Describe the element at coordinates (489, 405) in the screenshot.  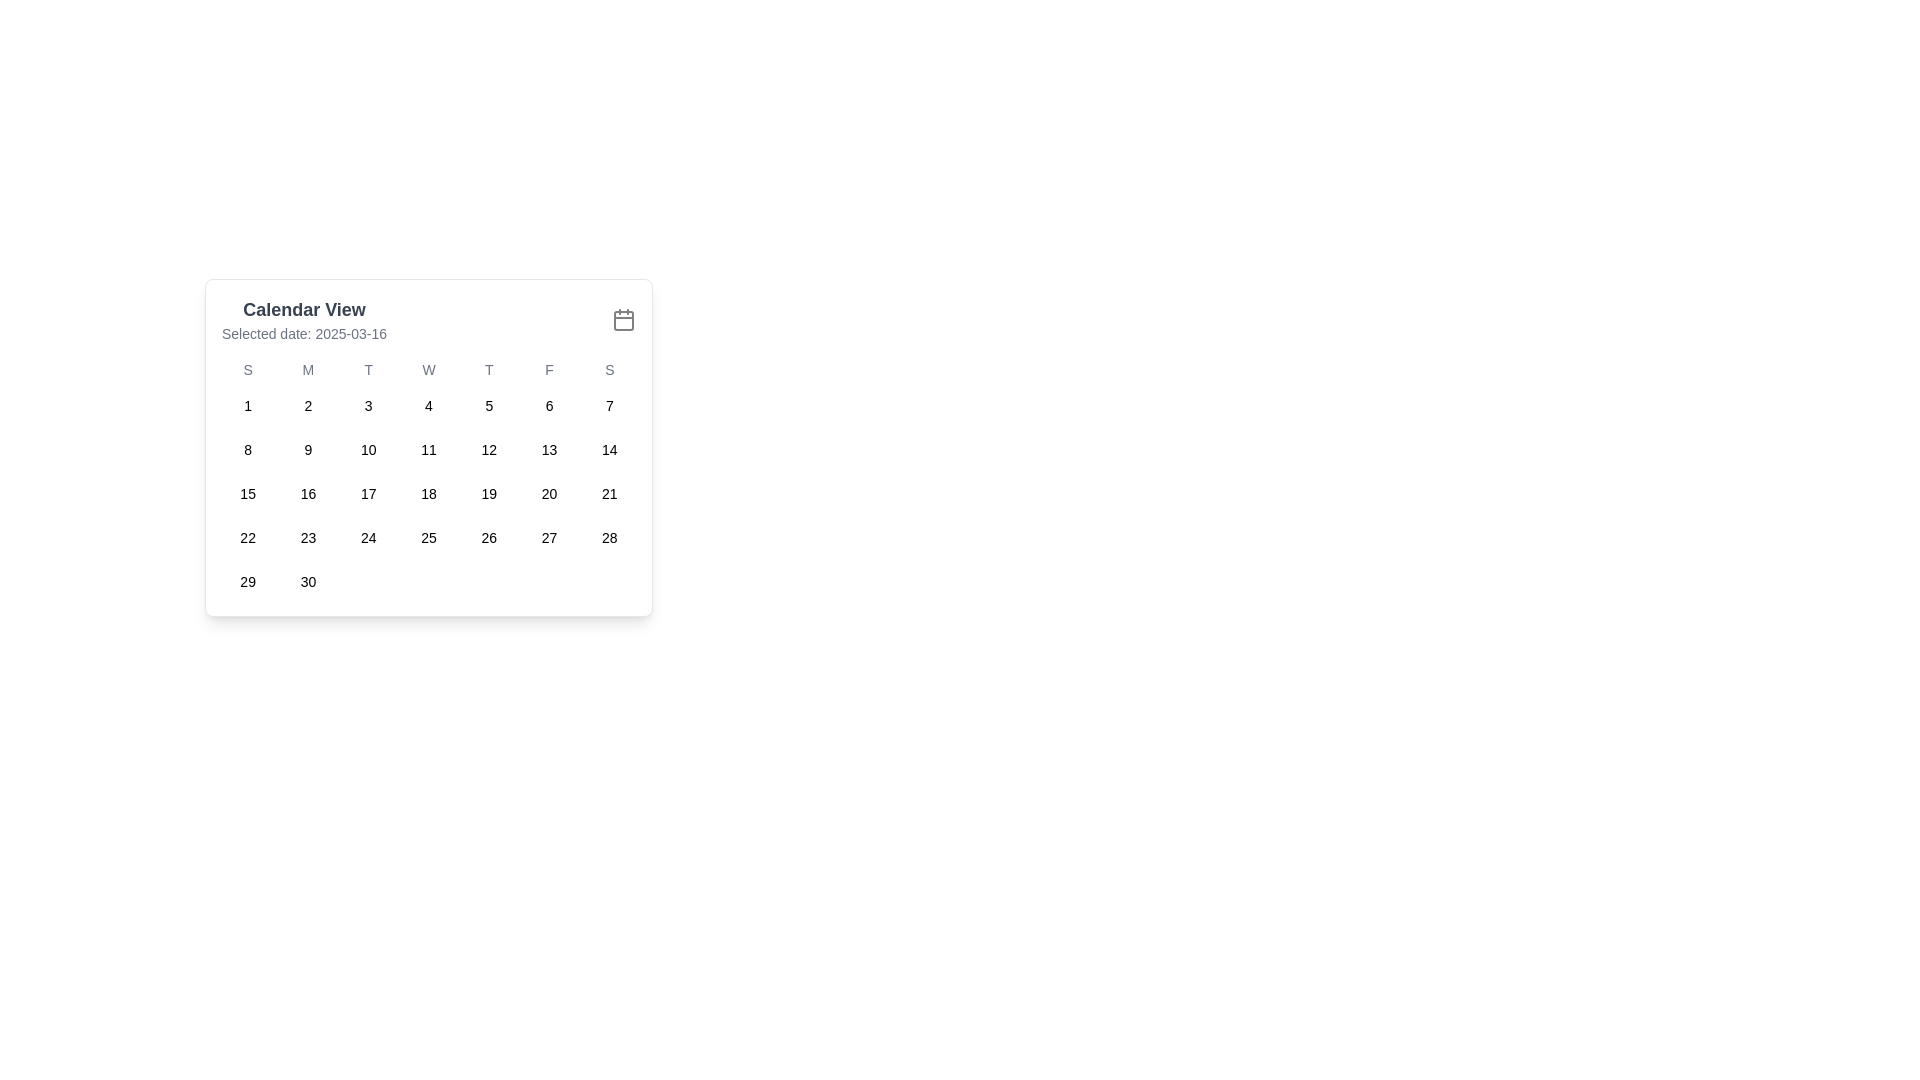
I see `the square-shaped button displaying the number '5', which is the fifth cell in the first row of the calendar's grid layout, corresponding to Thursday of the first week` at that location.